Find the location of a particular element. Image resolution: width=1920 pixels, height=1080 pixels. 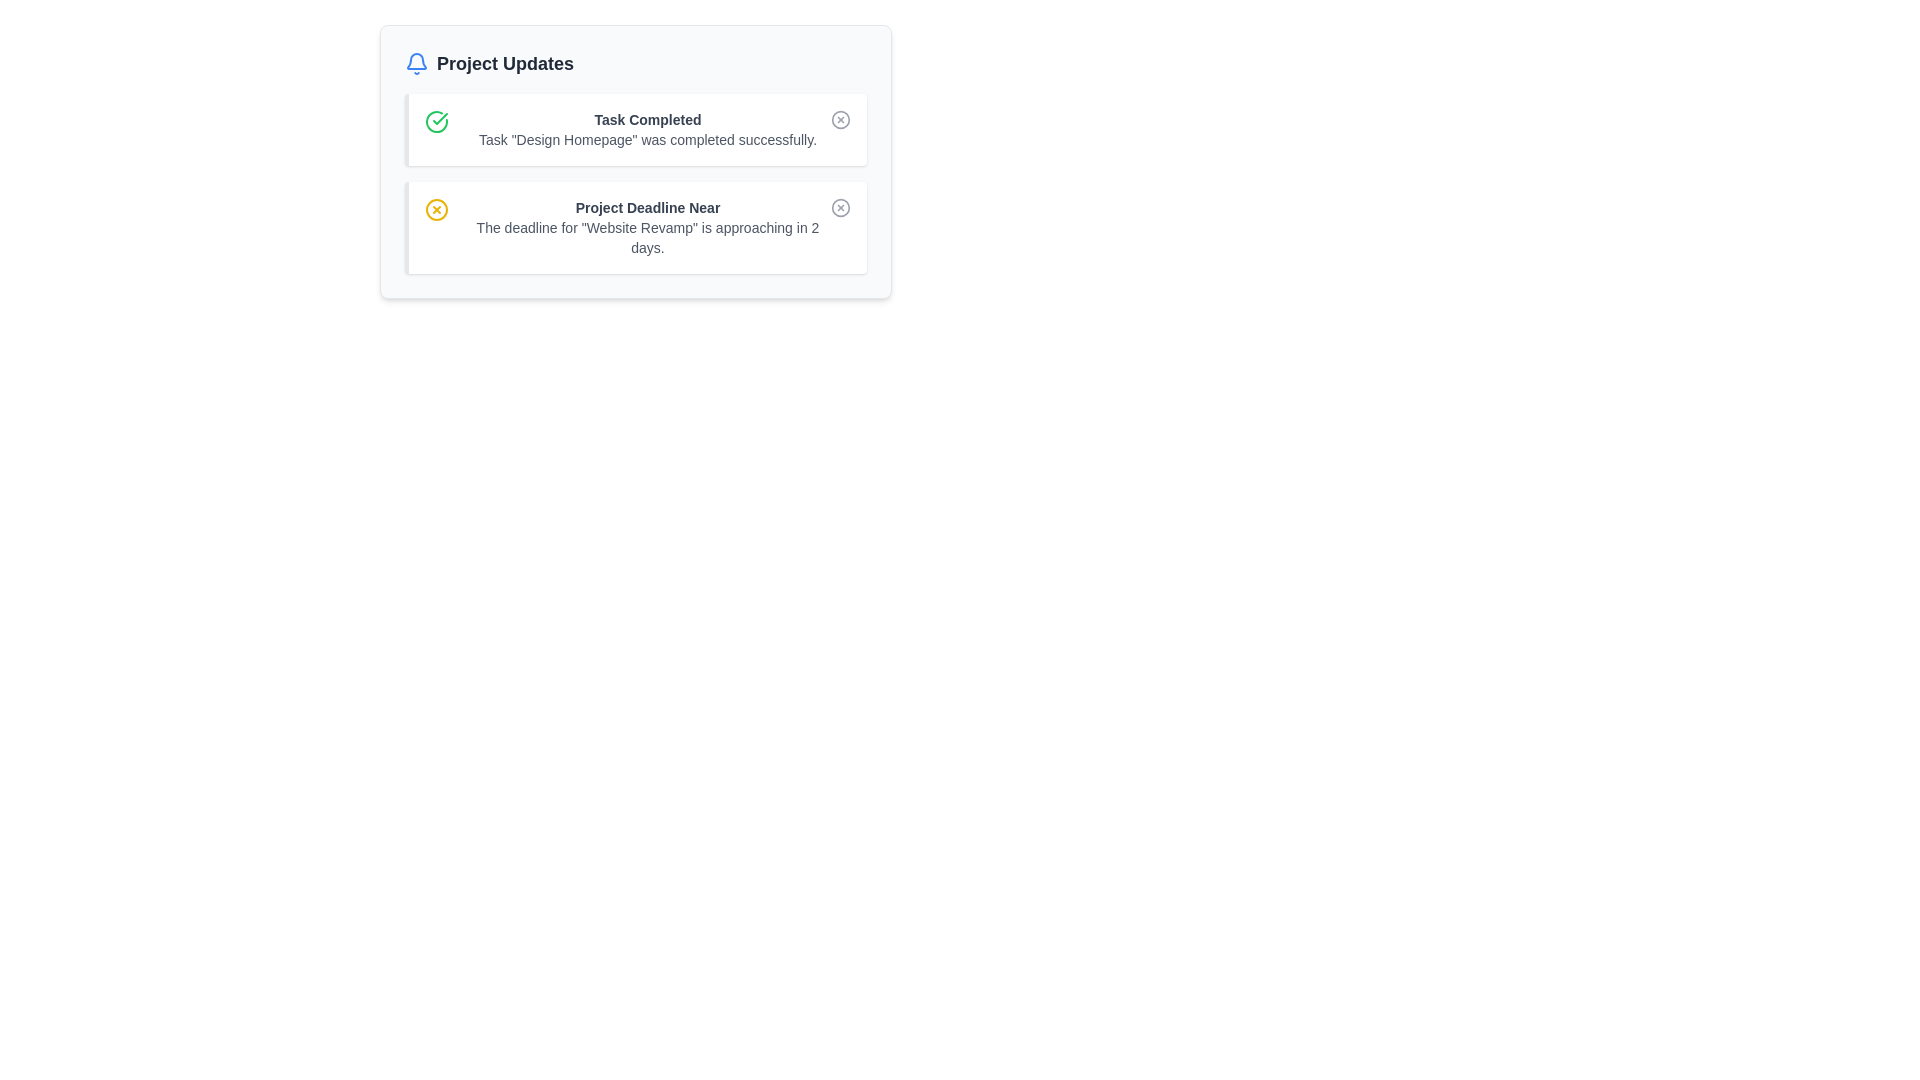

the task completion status icon located at the top-left corner of the 'Task Completed' notification card is located at coordinates (444, 122).